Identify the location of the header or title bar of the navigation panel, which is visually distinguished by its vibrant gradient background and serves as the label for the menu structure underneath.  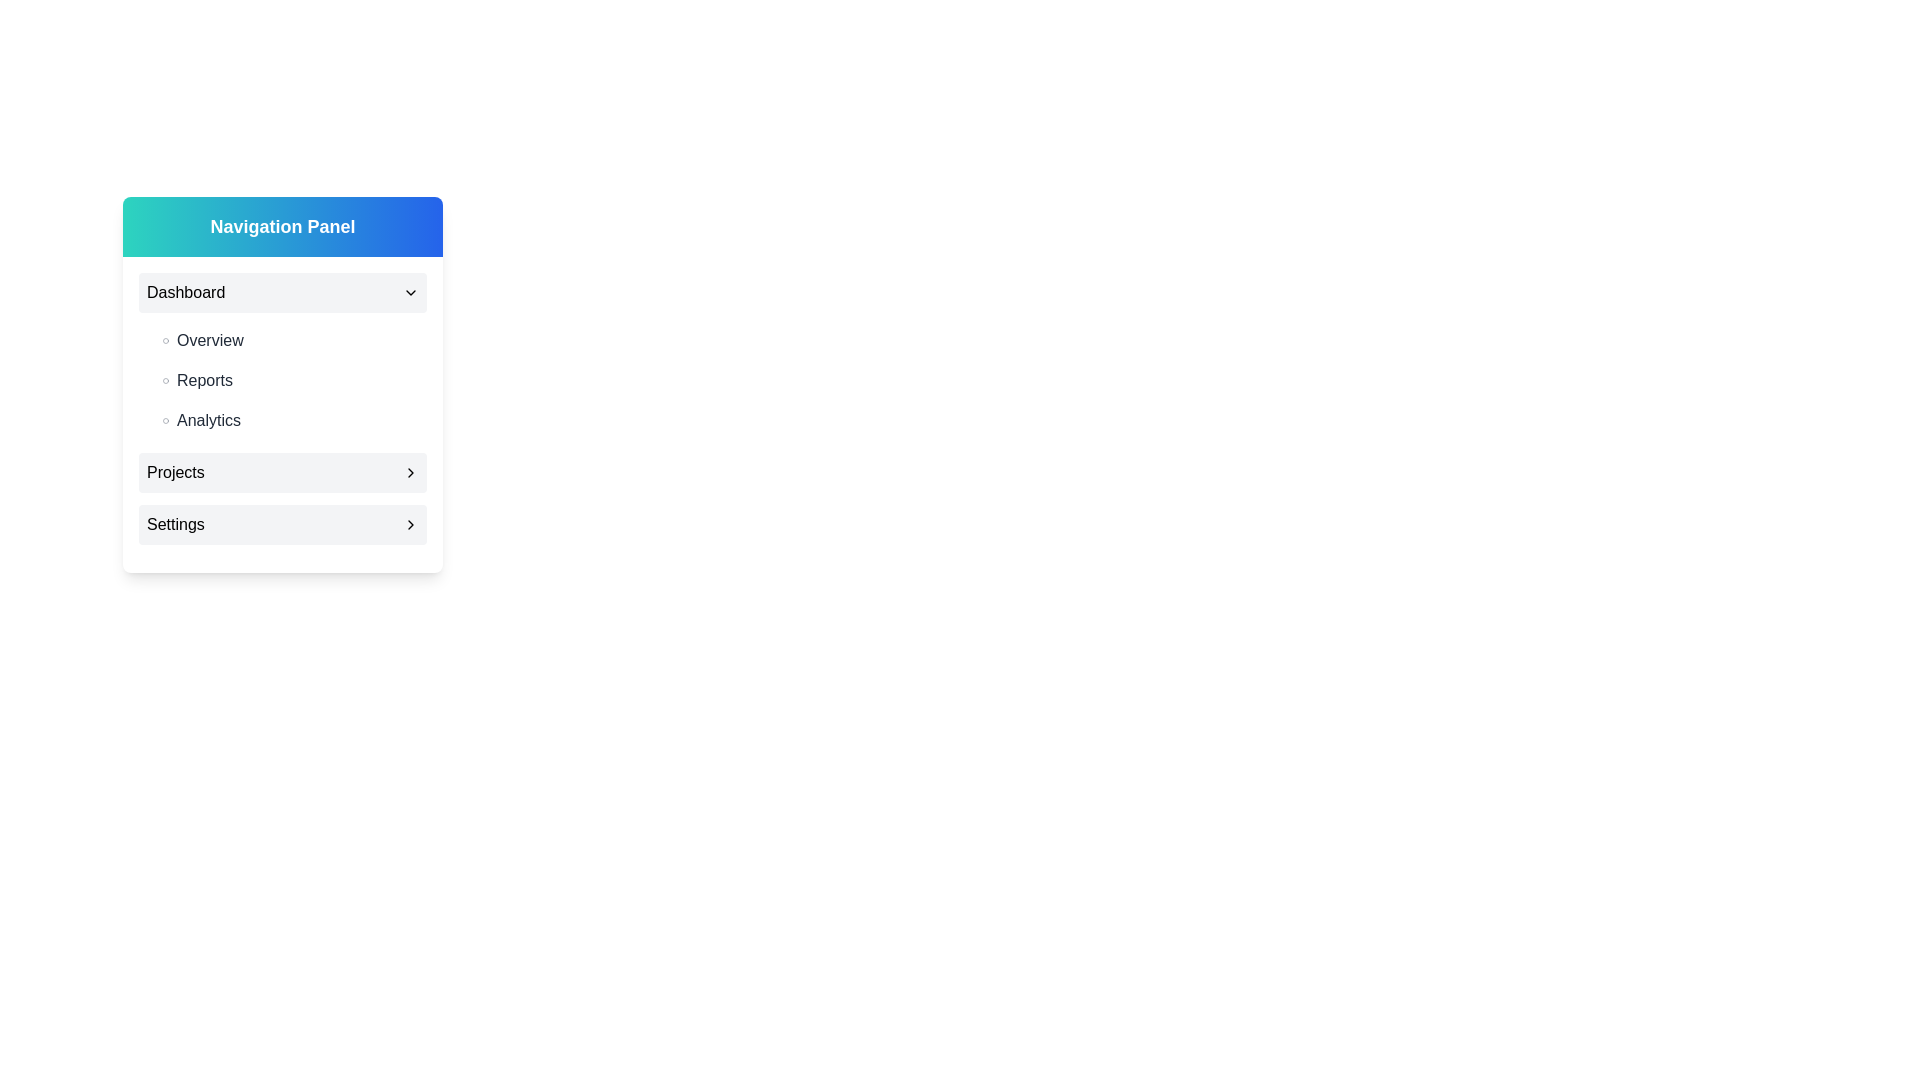
(282, 226).